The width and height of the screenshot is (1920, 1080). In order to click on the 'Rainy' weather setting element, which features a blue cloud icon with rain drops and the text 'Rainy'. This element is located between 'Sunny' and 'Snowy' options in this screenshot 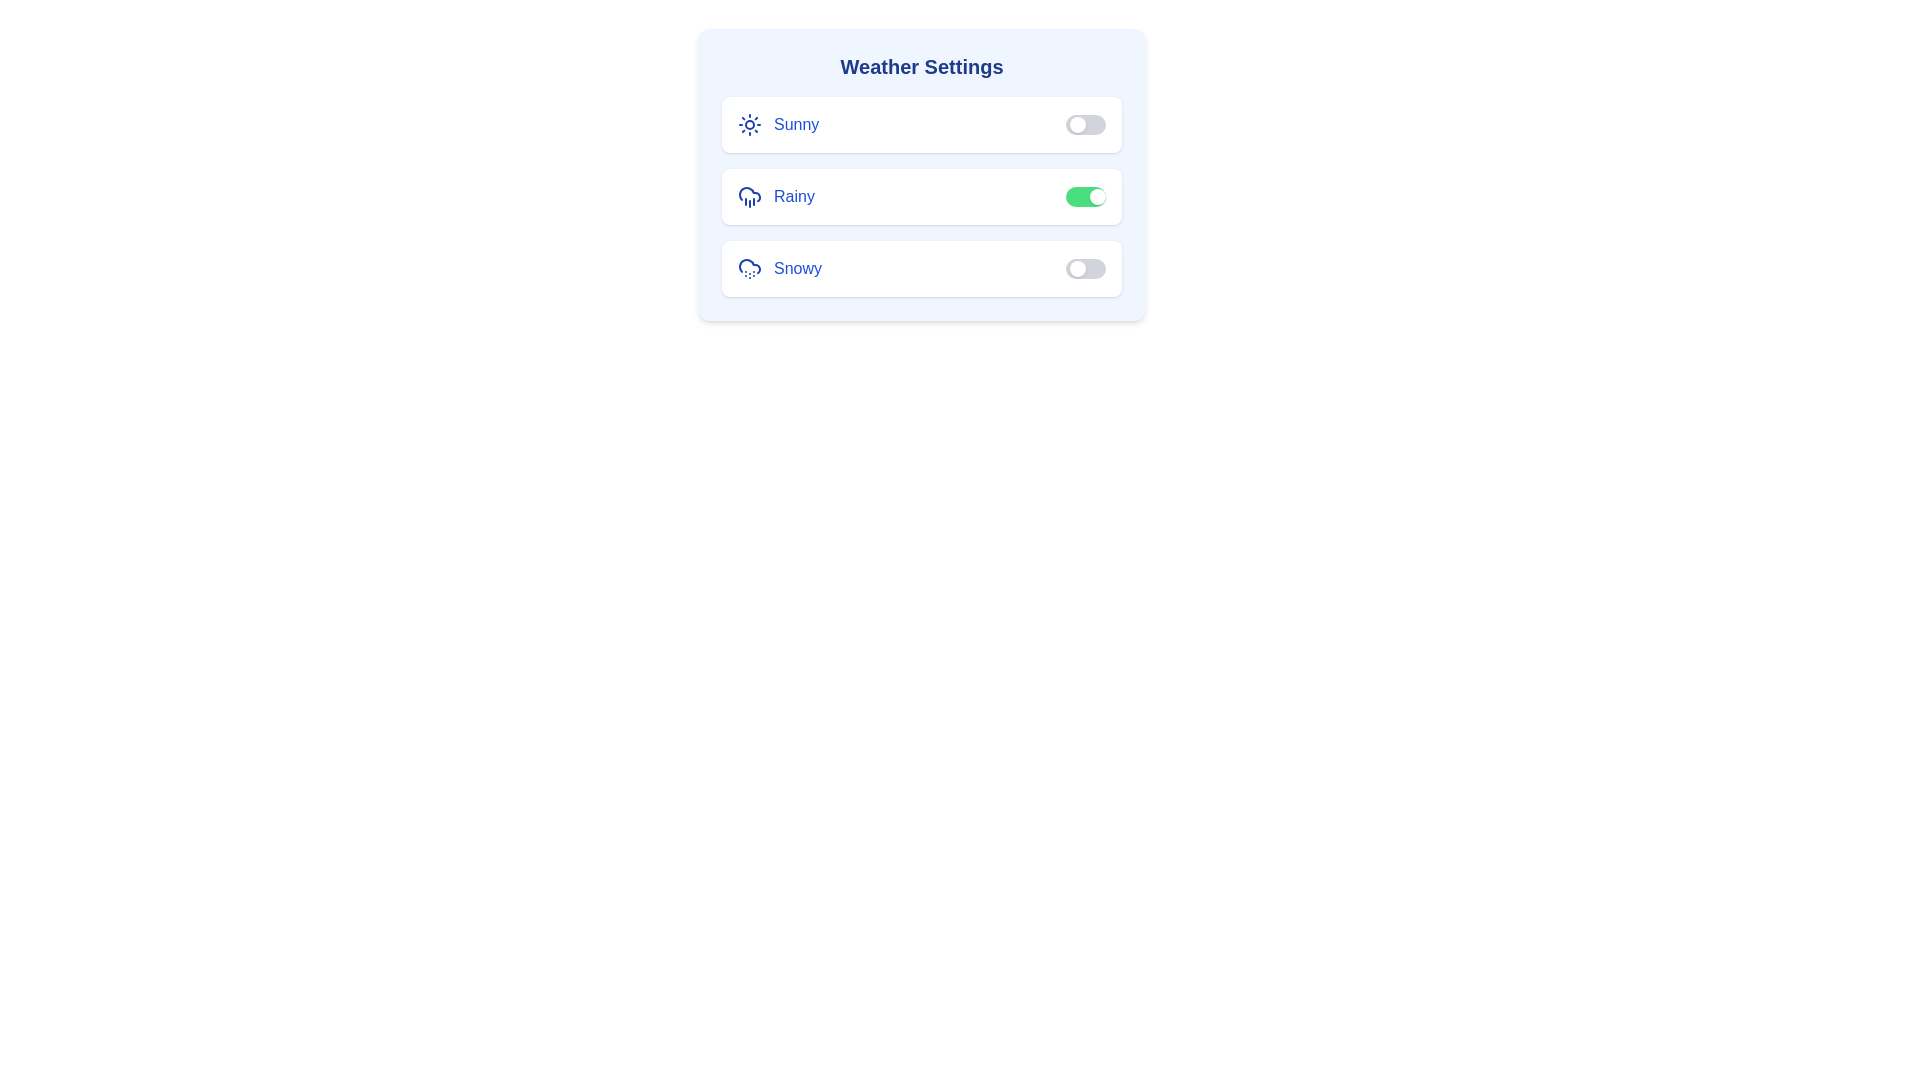, I will do `click(775, 196)`.